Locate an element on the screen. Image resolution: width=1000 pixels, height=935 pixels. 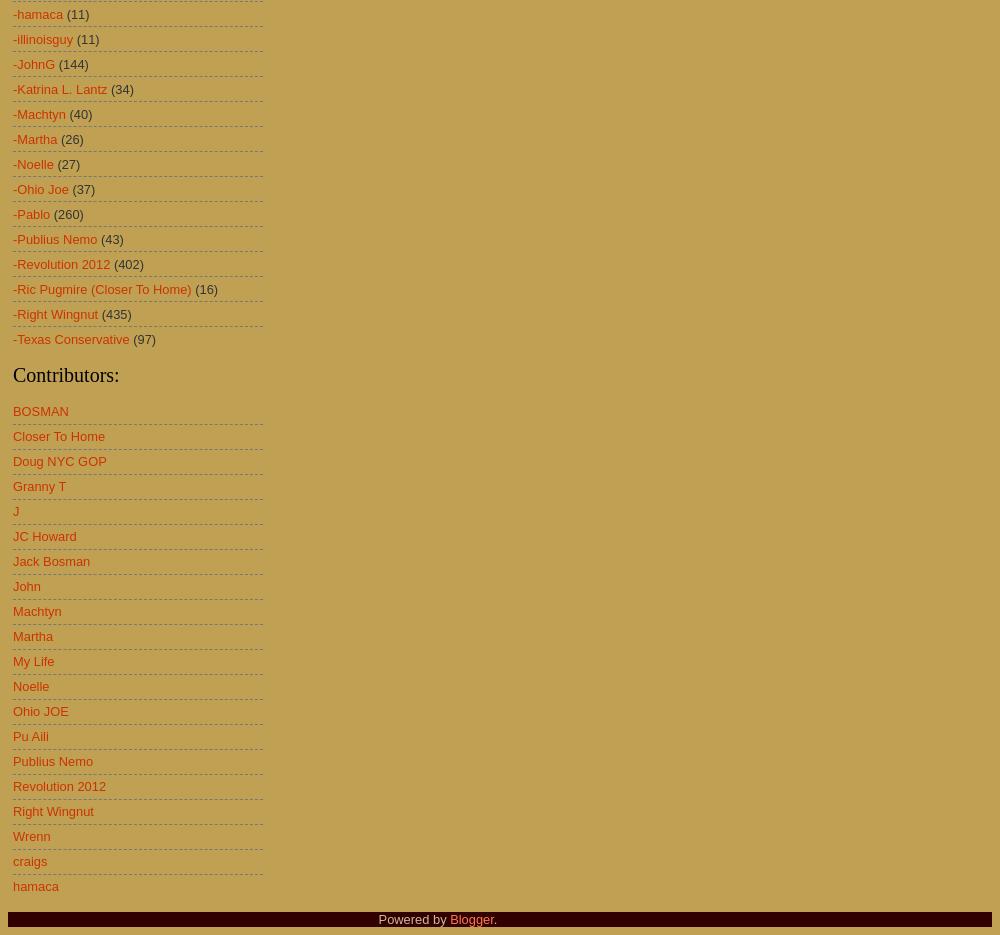
'Machtyn' is located at coordinates (37, 610).